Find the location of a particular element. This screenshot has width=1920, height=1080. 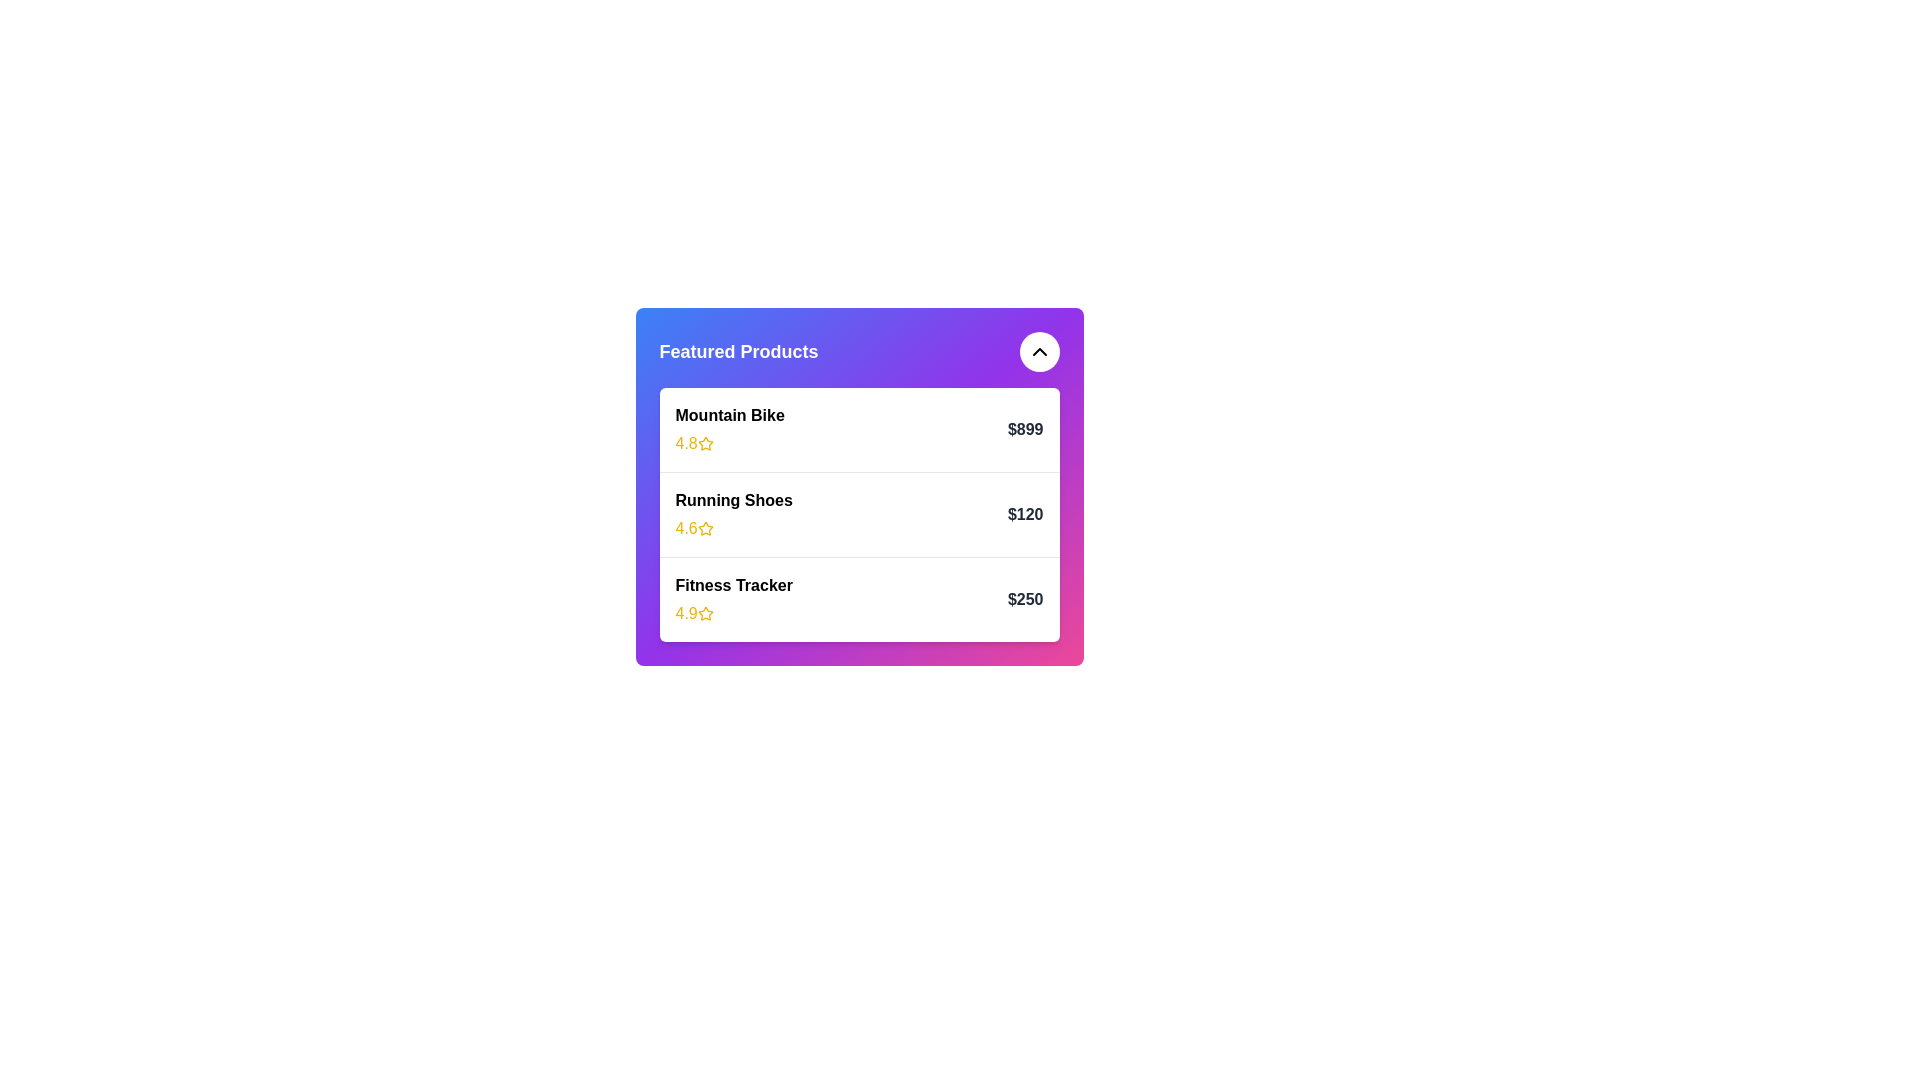

the list entry for the product 'Fitness Tracker' which is the last item in a vertically stacked list is located at coordinates (859, 598).